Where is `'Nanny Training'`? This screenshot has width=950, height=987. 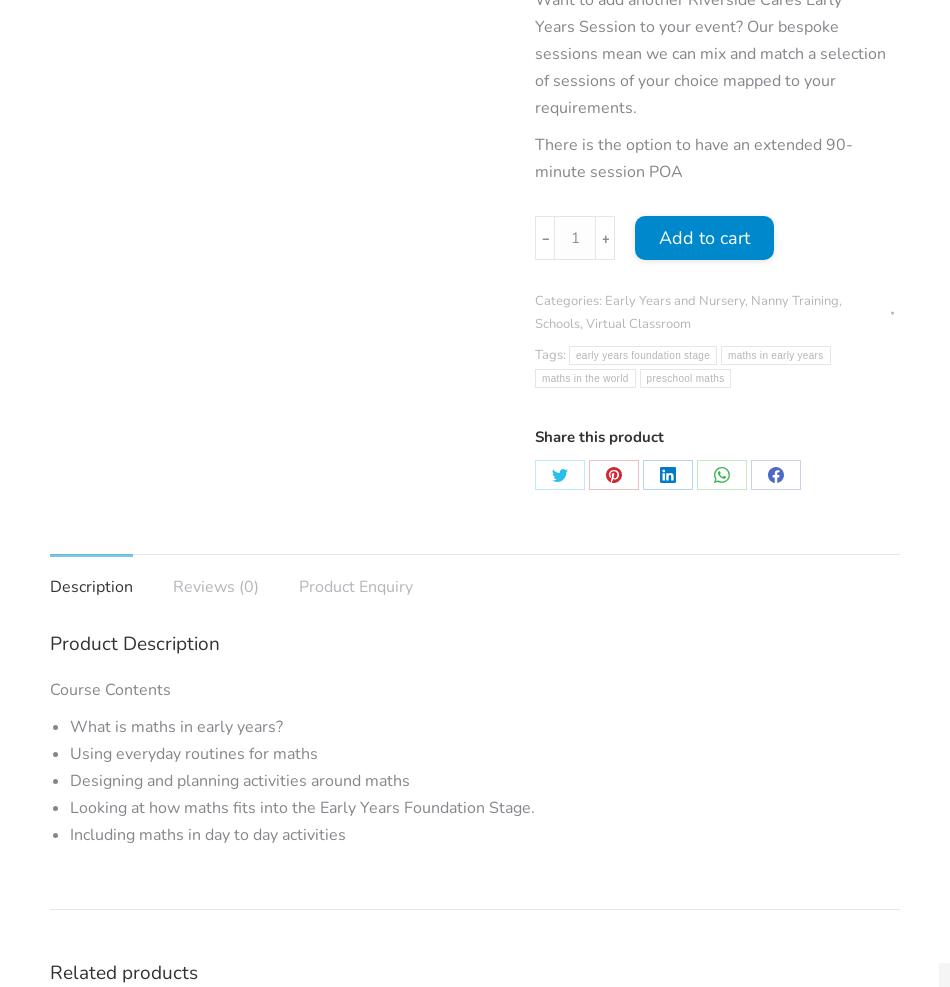
'Nanny Training' is located at coordinates (793, 300).